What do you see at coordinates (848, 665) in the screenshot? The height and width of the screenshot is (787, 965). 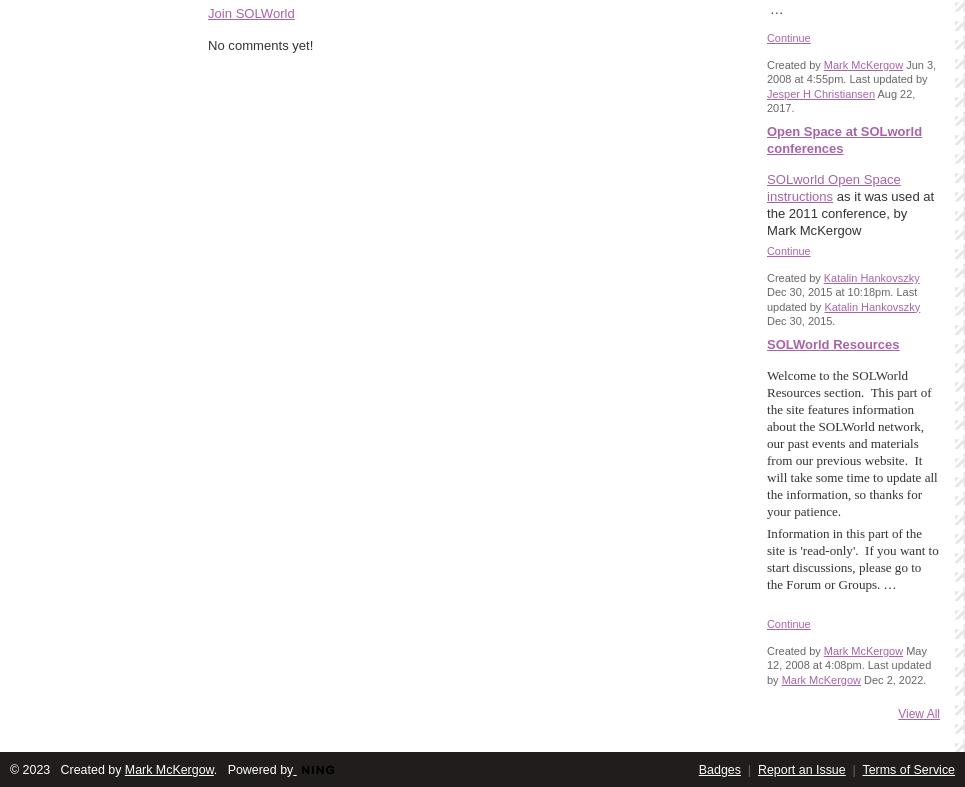 I see `'May 12, 2008 at 4:08pm. Last updated by'` at bounding box center [848, 665].